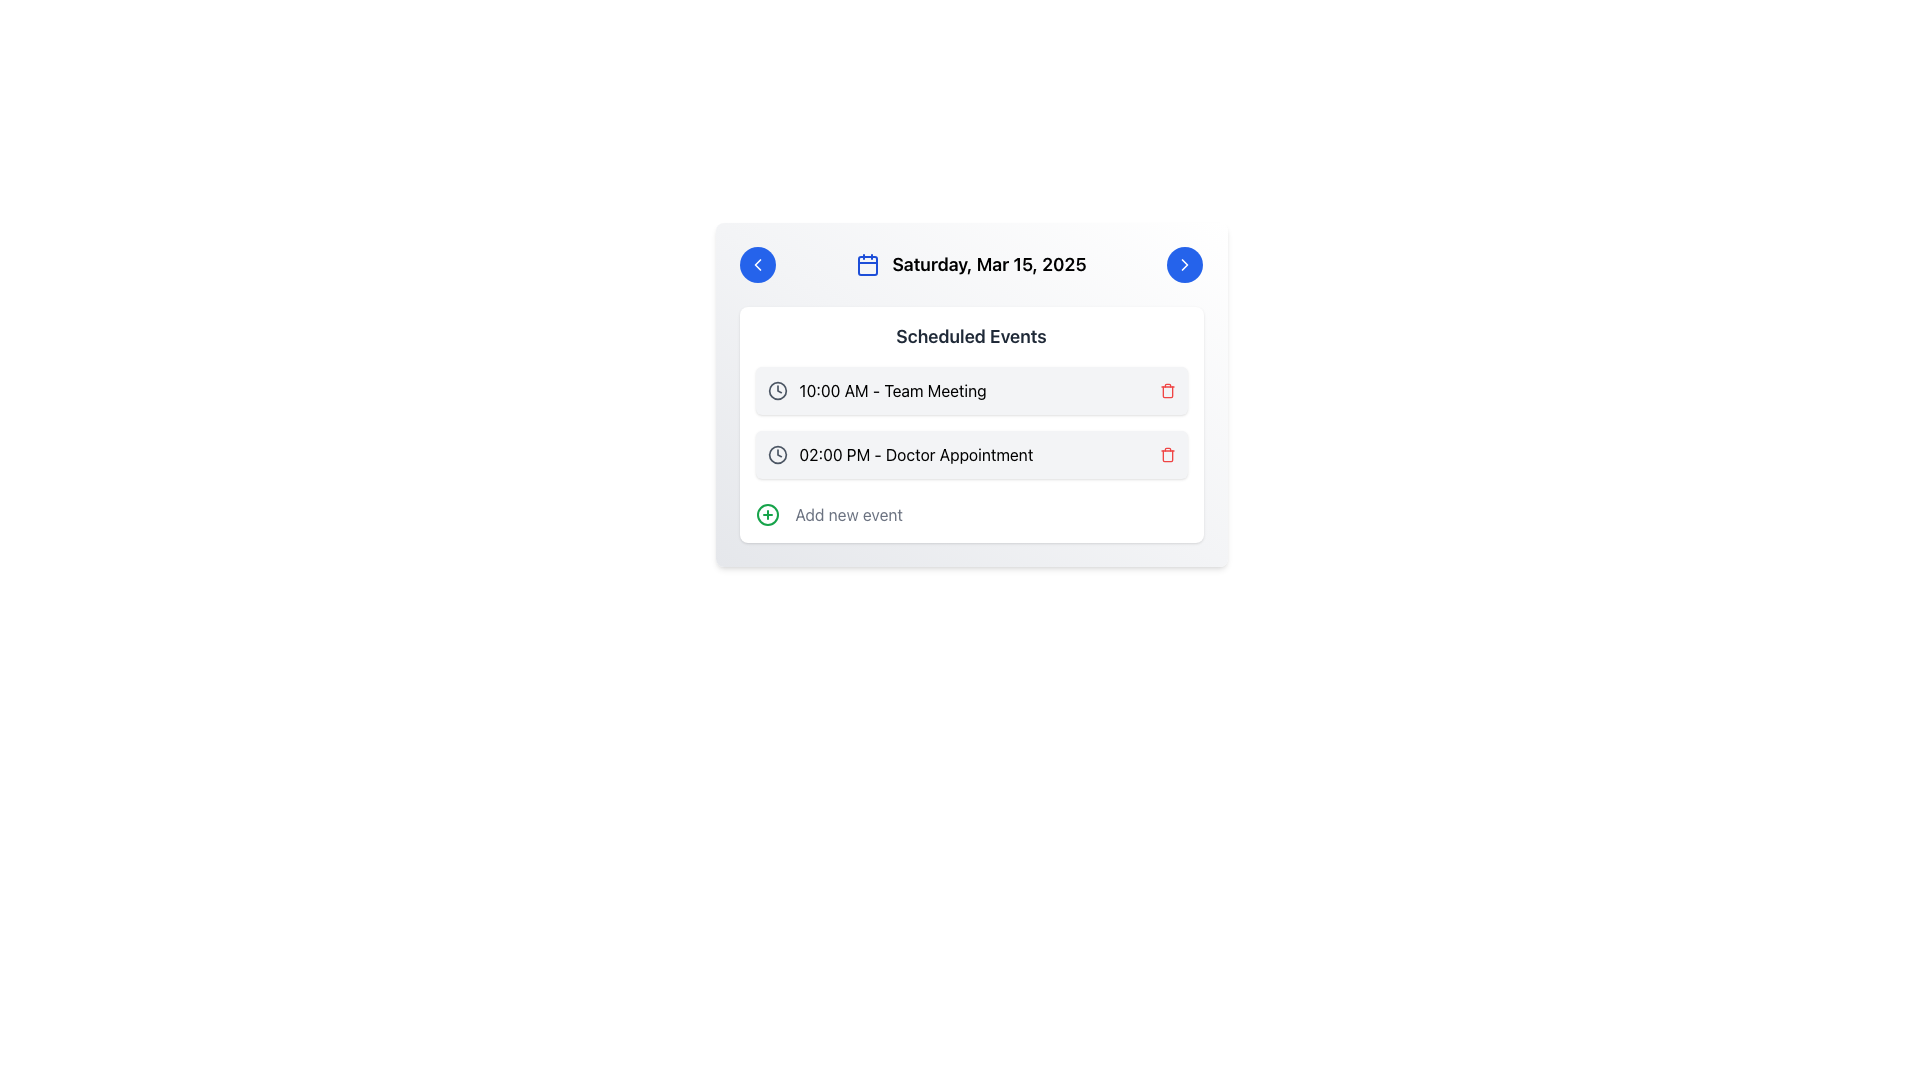  What do you see at coordinates (766, 514) in the screenshot?
I see `the interactive icon located to the left of the 'Add new event' text to initiate the creation of a new event` at bounding box center [766, 514].